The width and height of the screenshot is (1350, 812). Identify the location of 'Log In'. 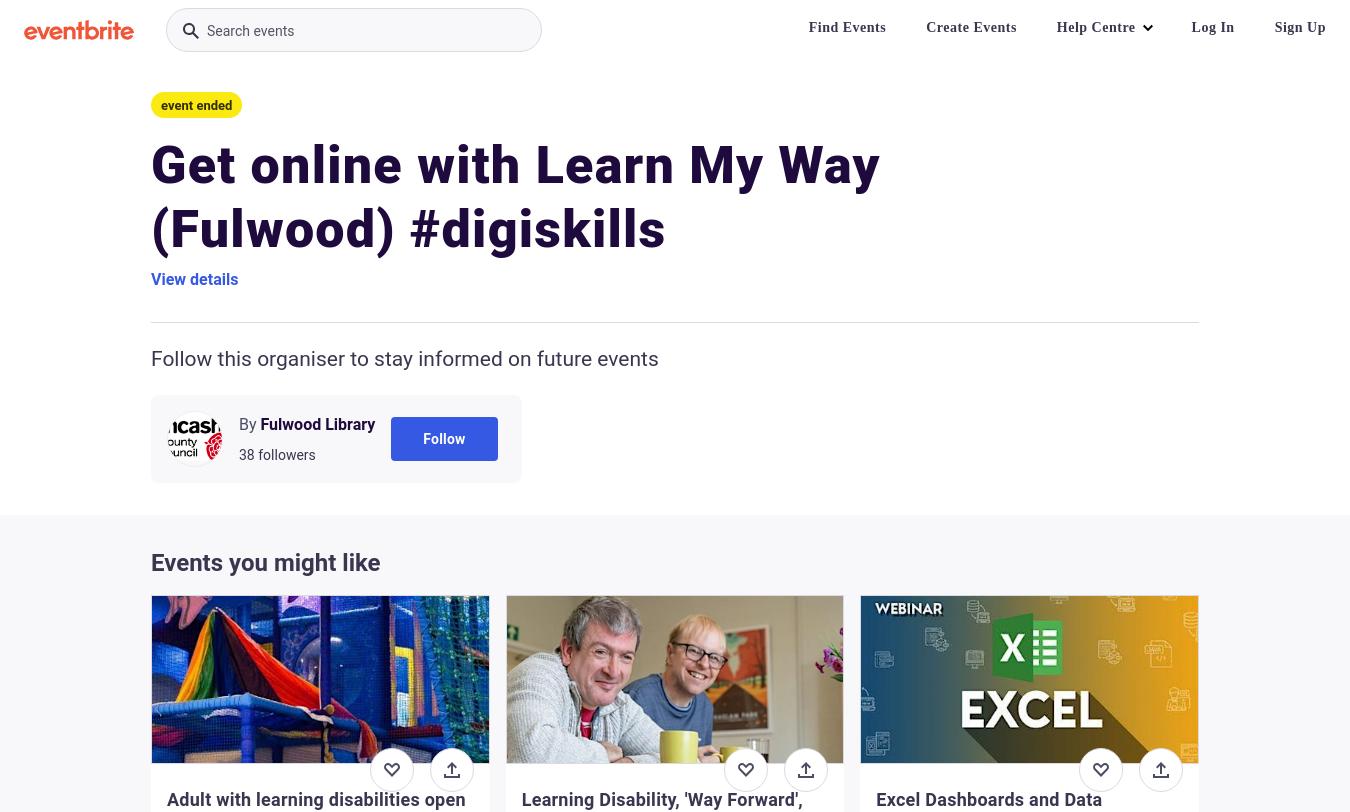
(1211, 27).